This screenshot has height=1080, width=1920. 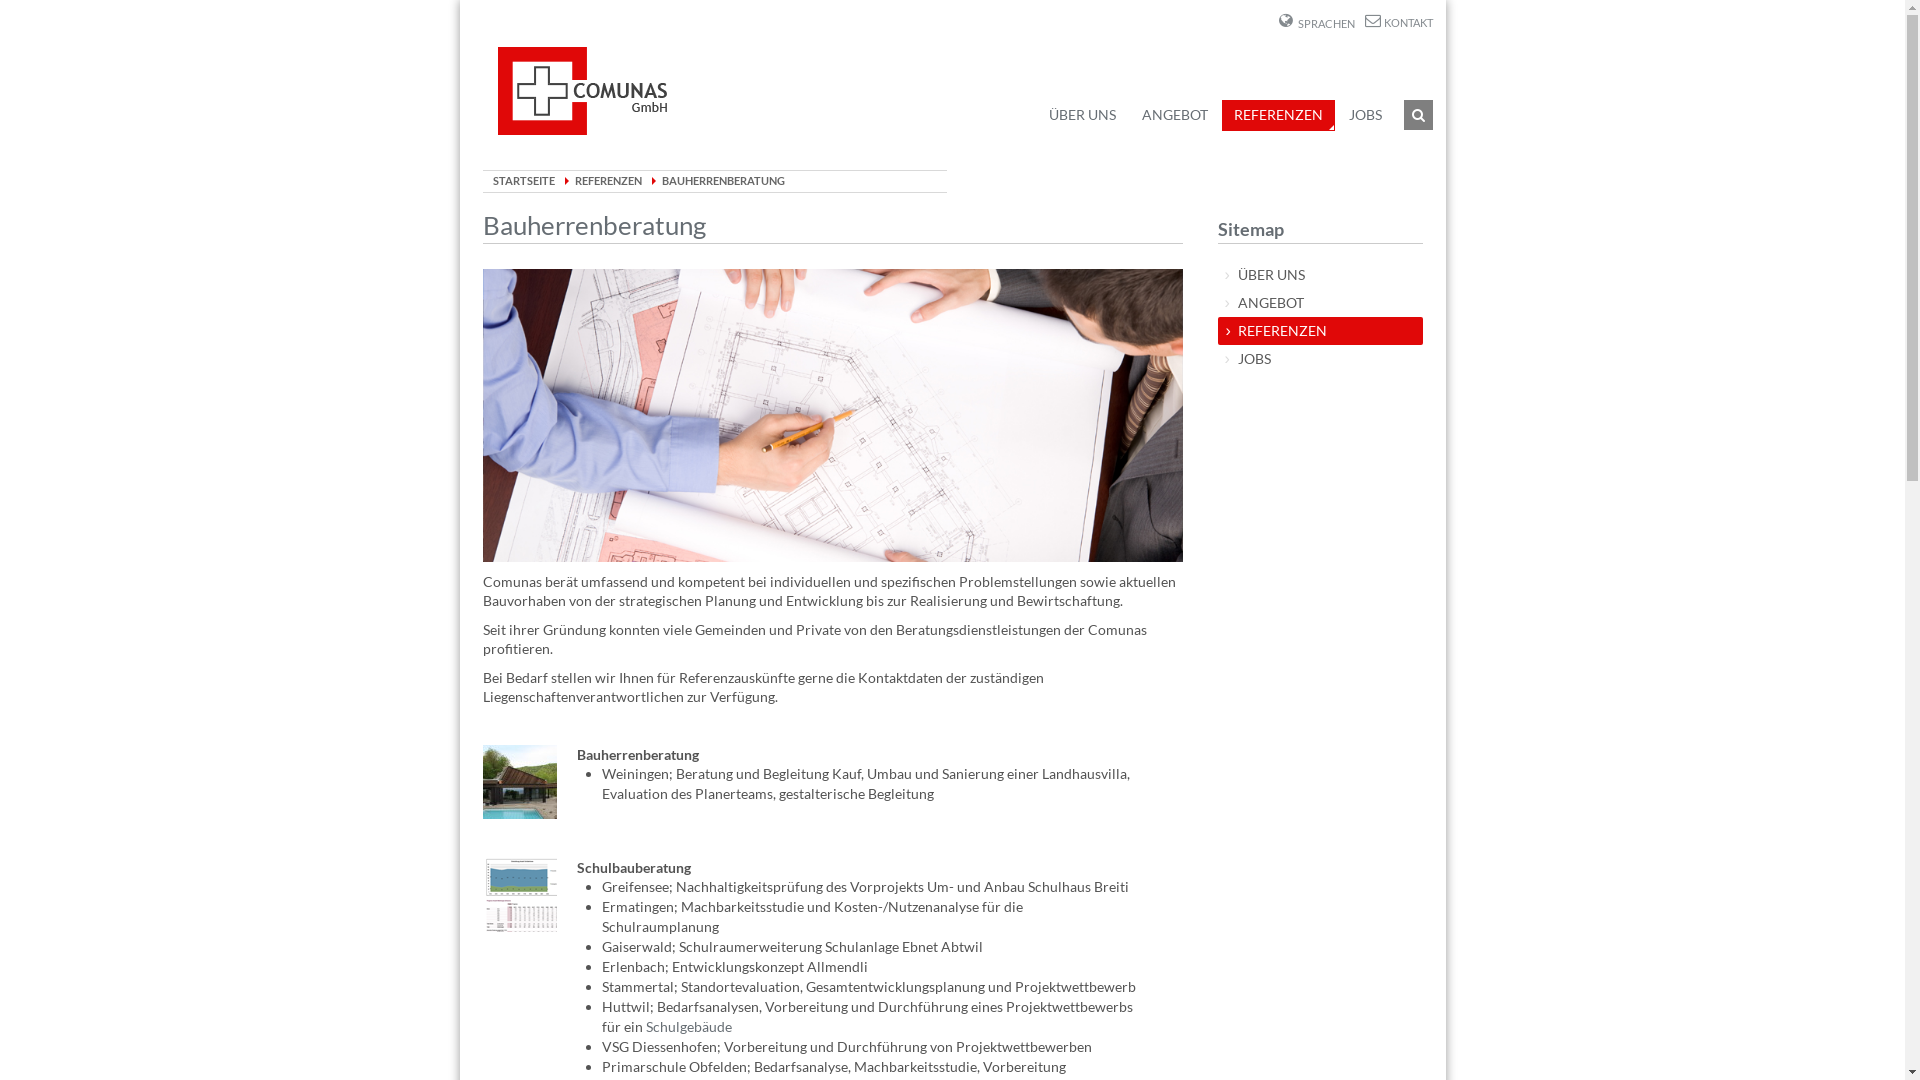 I want to click on 'REFERENZEN', so click(x=1320, y=330).